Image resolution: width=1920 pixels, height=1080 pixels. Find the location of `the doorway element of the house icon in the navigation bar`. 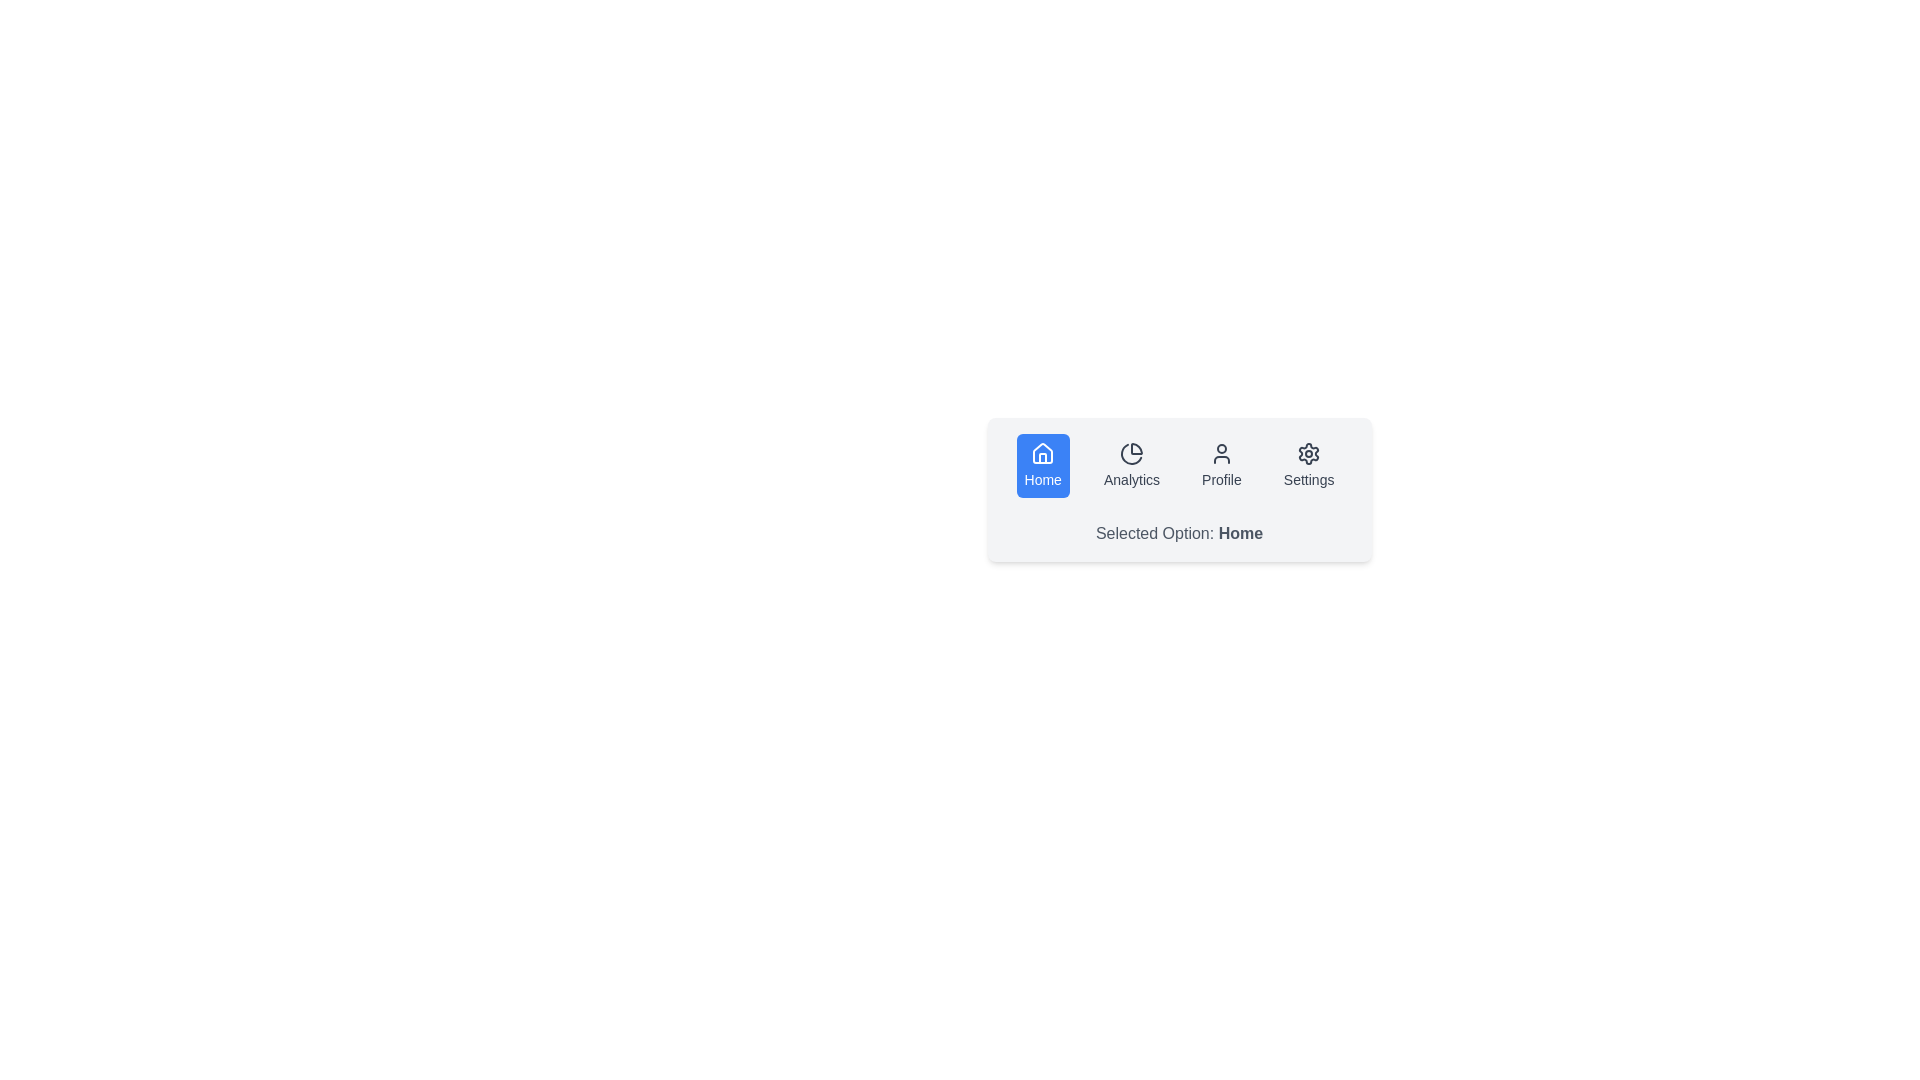

the doorway element of the house icon in the navigation bar is located at coordinates (1042, 458).